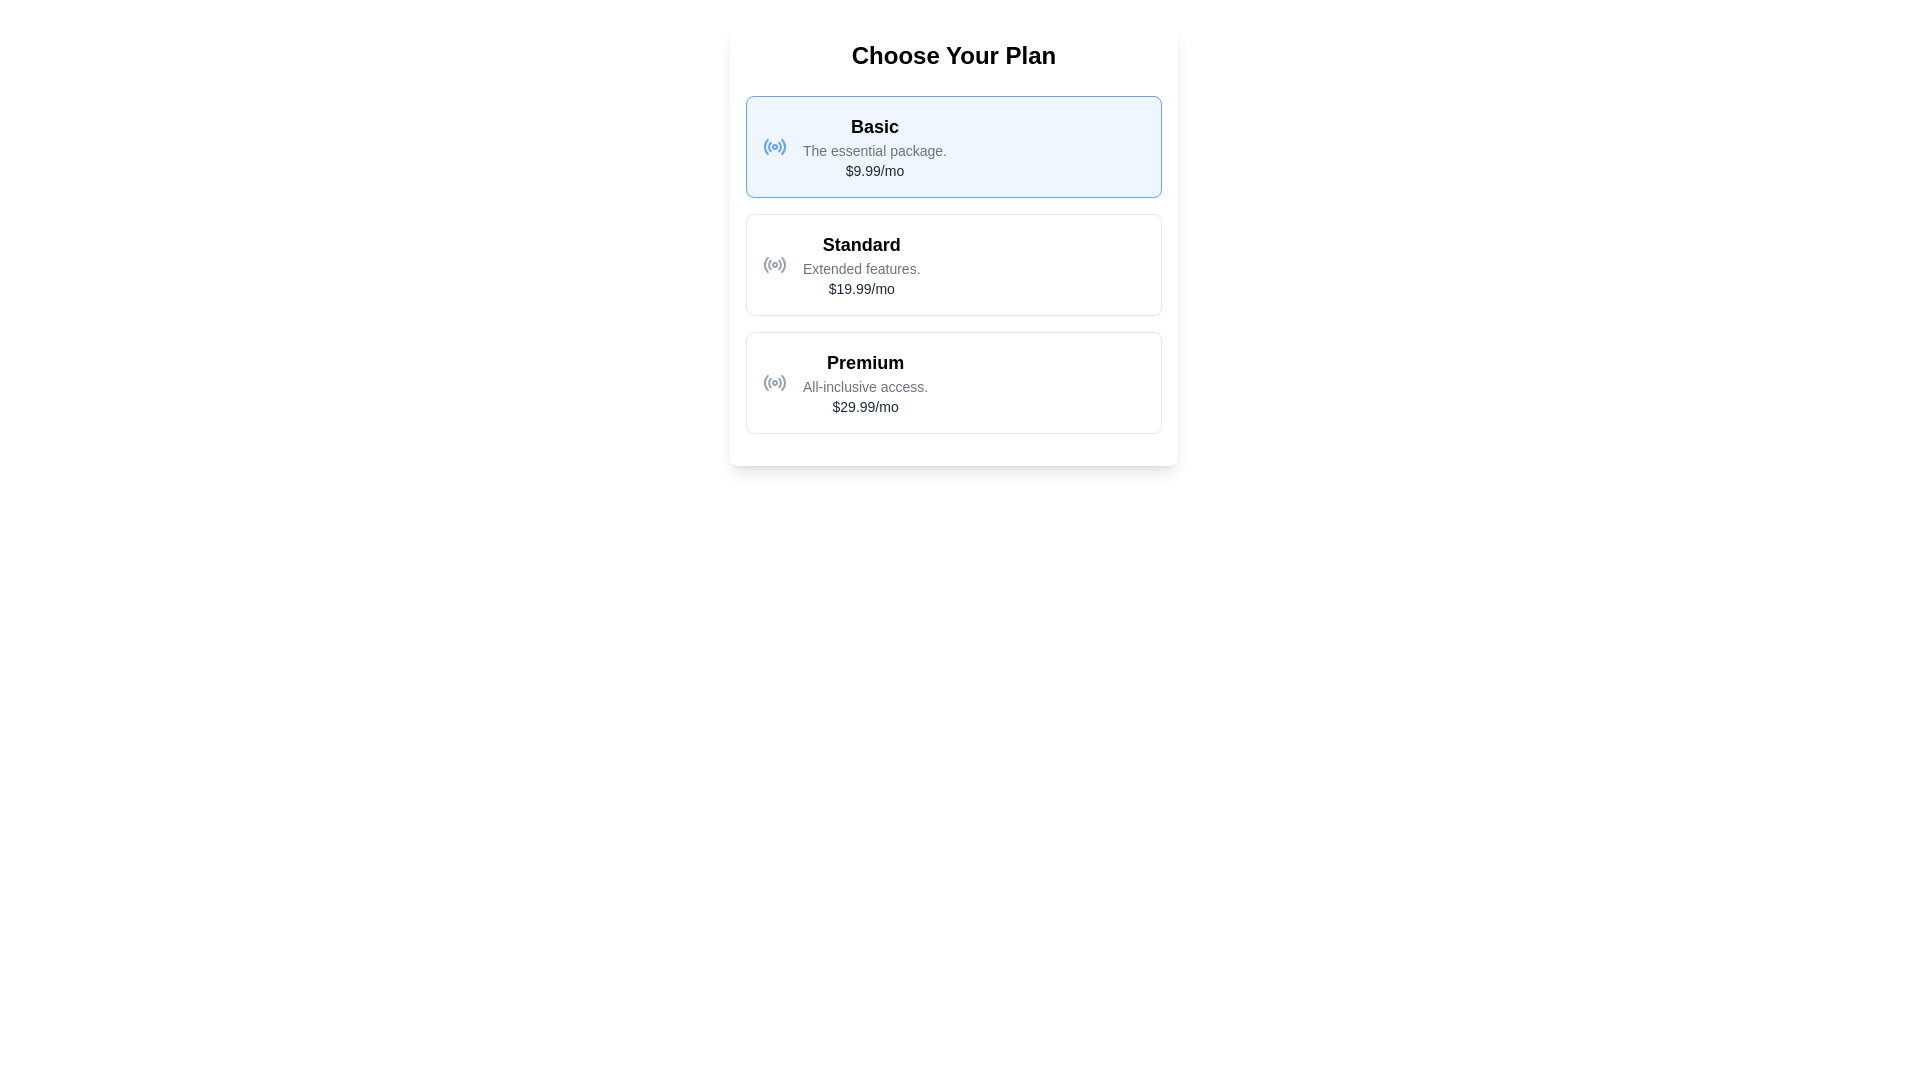  I want to click on the descriptive label for the Premium plan, which states 'All-inclusive access.', so click(865, 386).